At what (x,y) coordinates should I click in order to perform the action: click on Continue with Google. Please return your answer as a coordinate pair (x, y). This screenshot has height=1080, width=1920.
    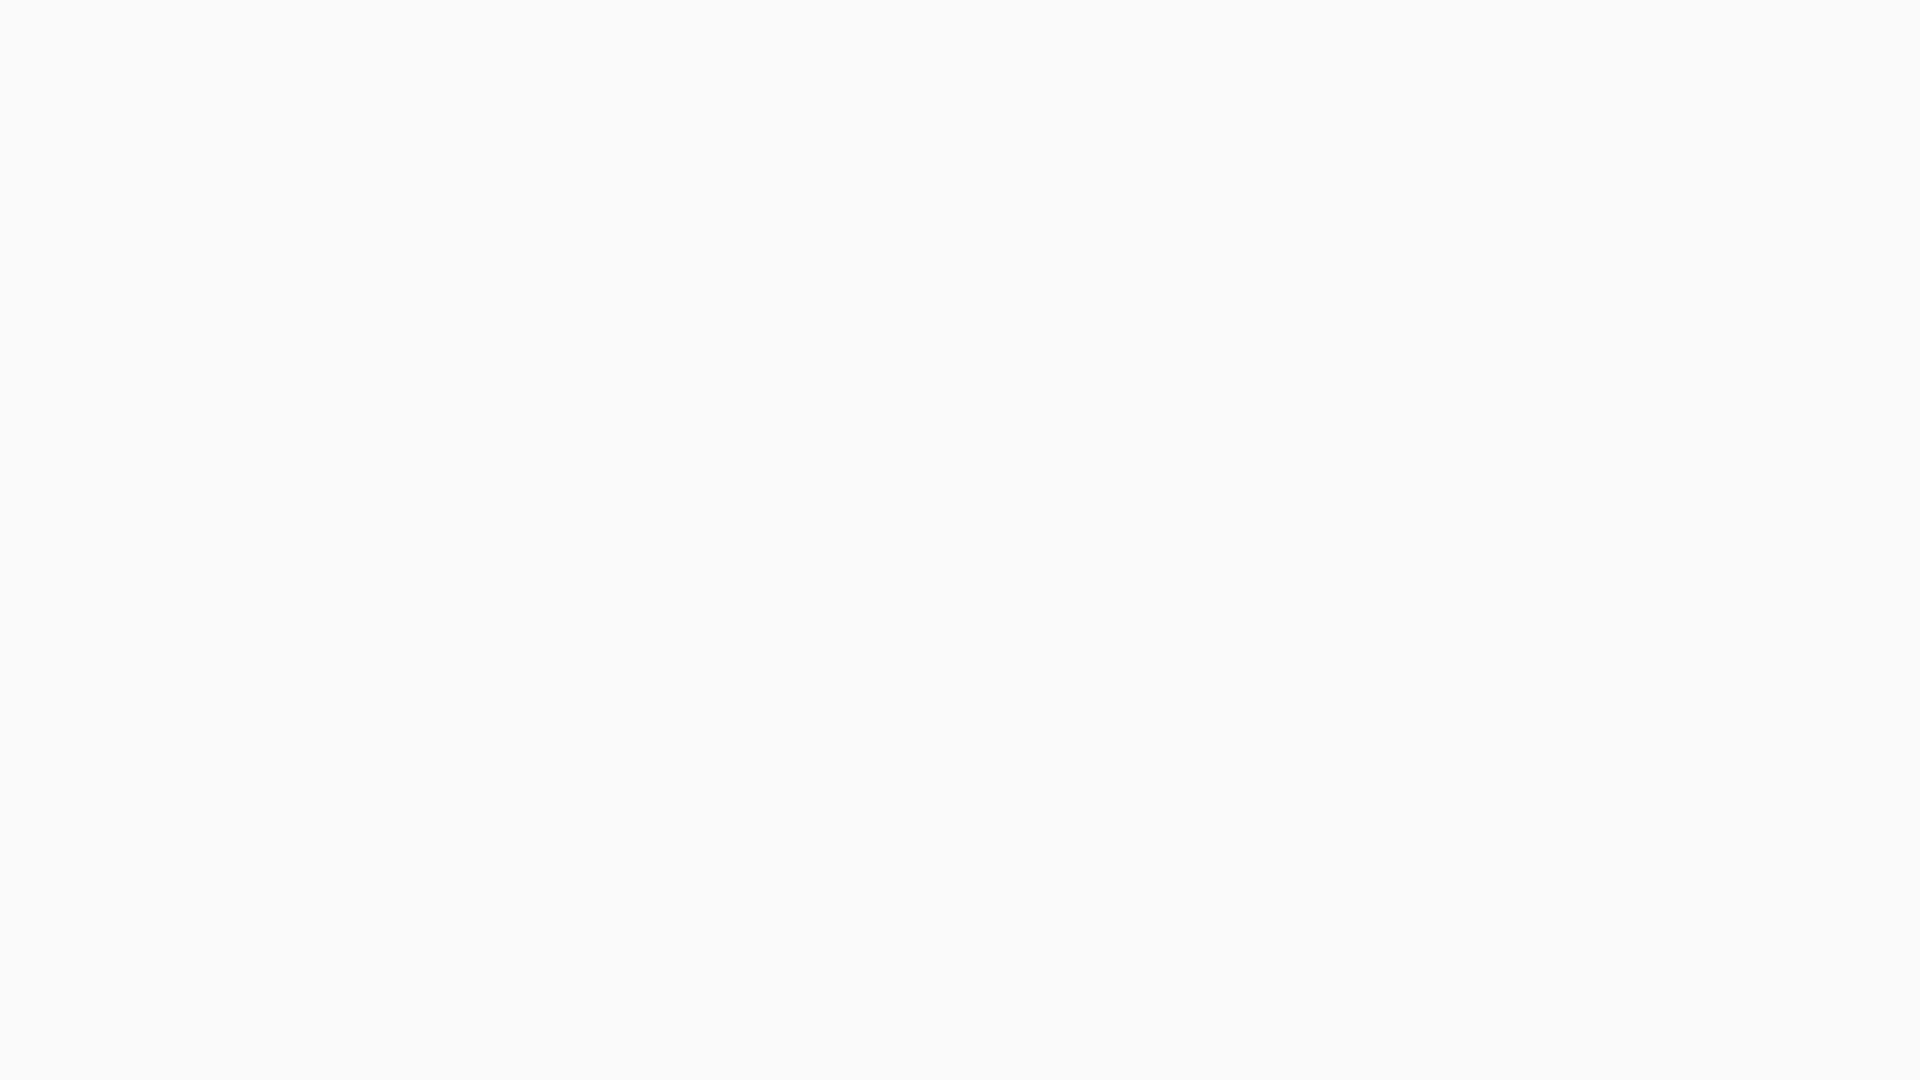
    Looking at the image, I should click on (309, 644).